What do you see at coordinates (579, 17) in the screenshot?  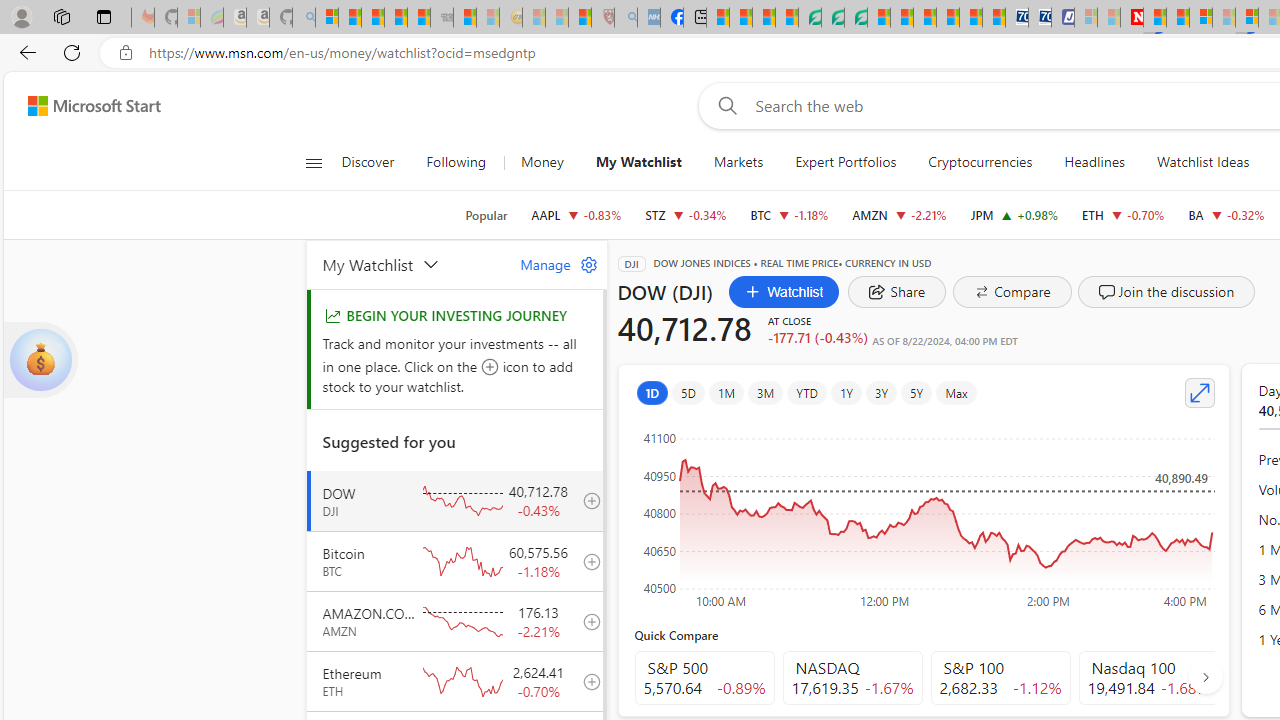 I see `'Local - MSN'` at bounding box center [579, 17].